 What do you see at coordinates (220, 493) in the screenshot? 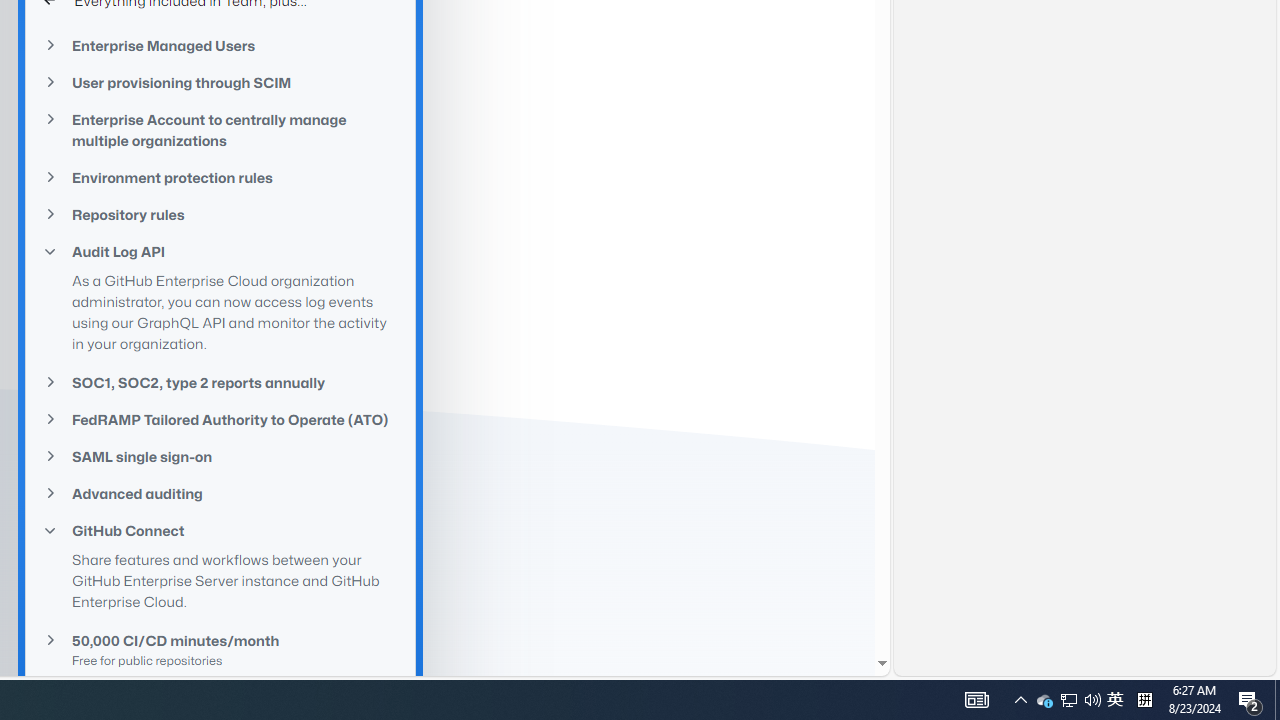
I see `'Advanced auditing'` at bounding box center [220, 493].